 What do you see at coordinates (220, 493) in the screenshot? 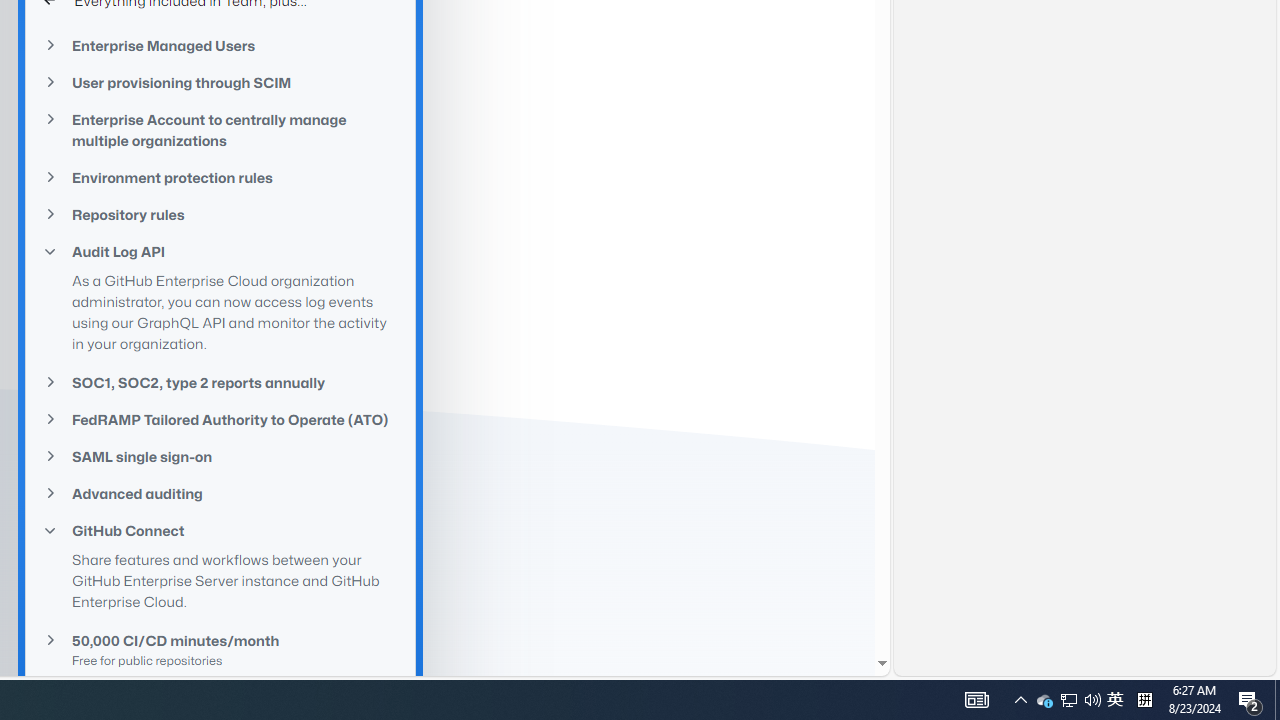
I see `'Advanced auditing'` at bounding box center [220, 493].